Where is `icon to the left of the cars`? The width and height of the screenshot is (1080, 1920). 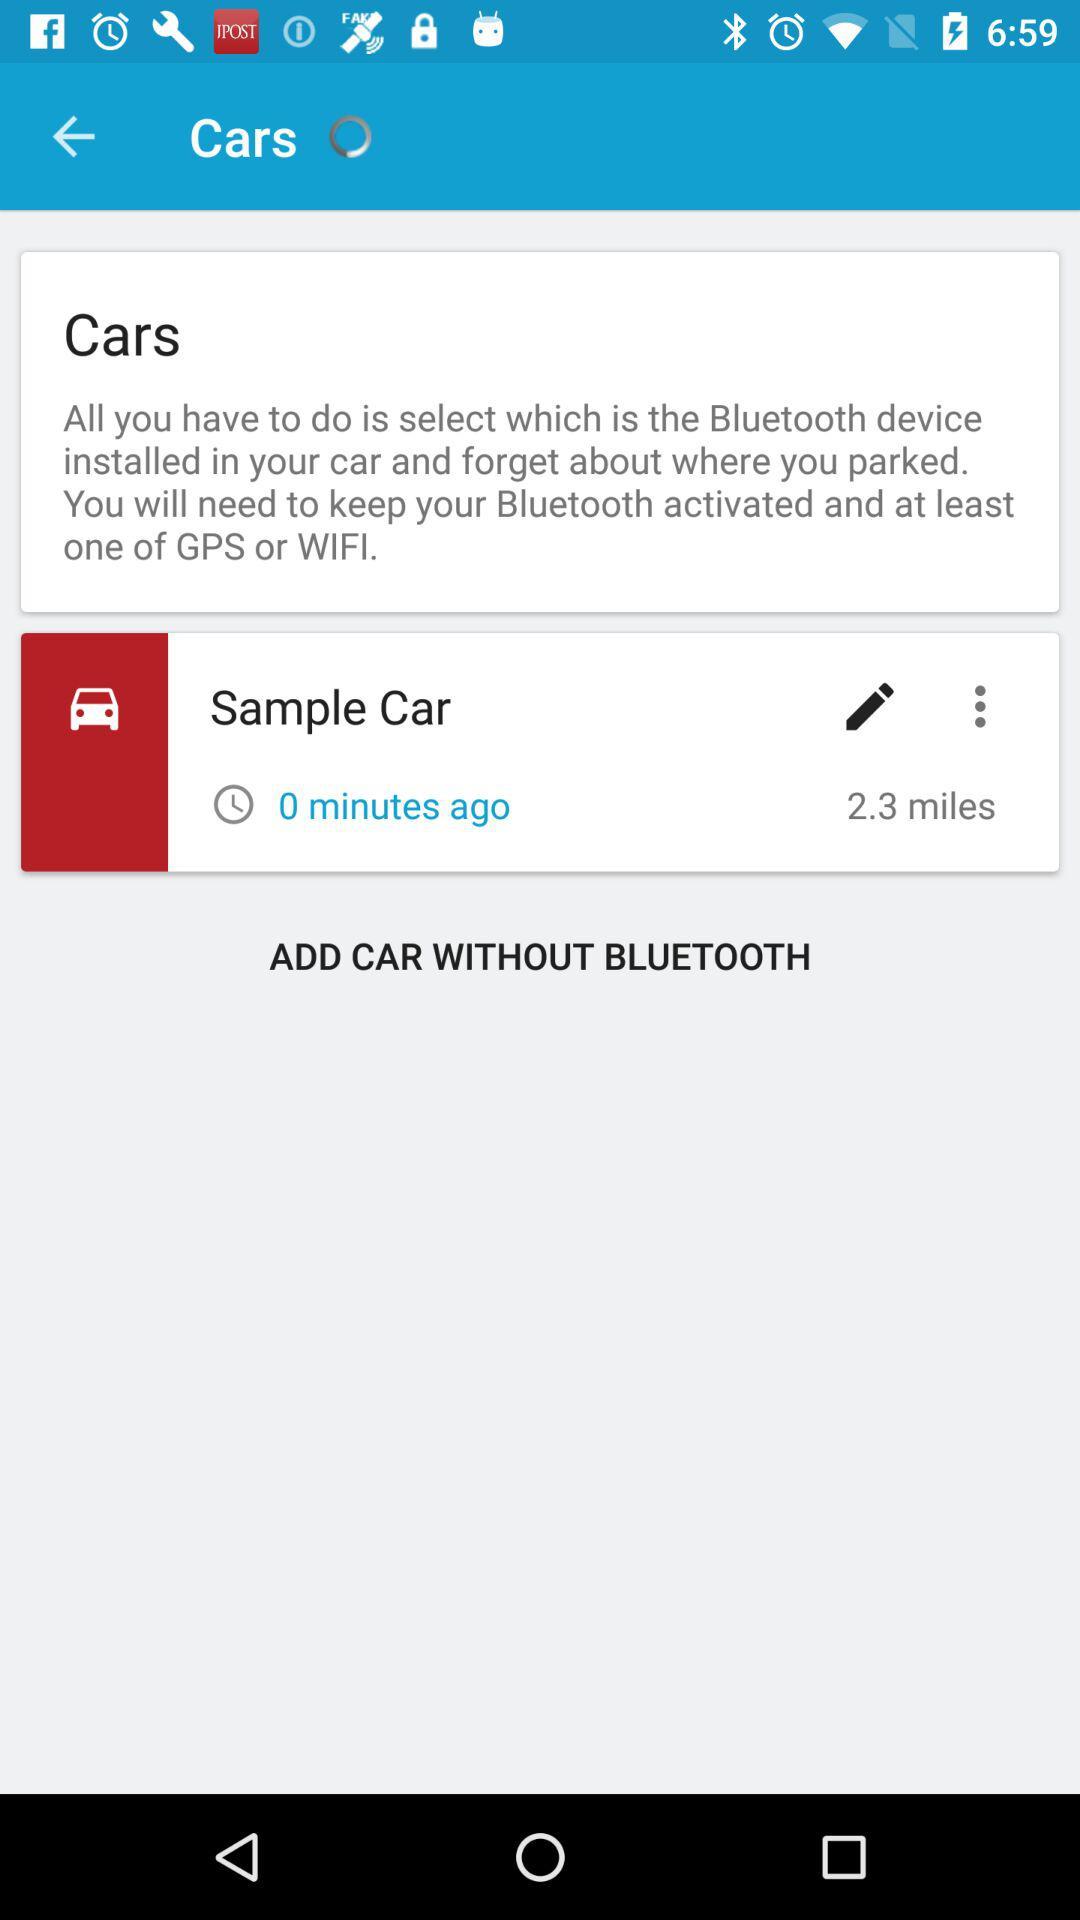
icon to the left of the cars is located at coordinates (72, 135).